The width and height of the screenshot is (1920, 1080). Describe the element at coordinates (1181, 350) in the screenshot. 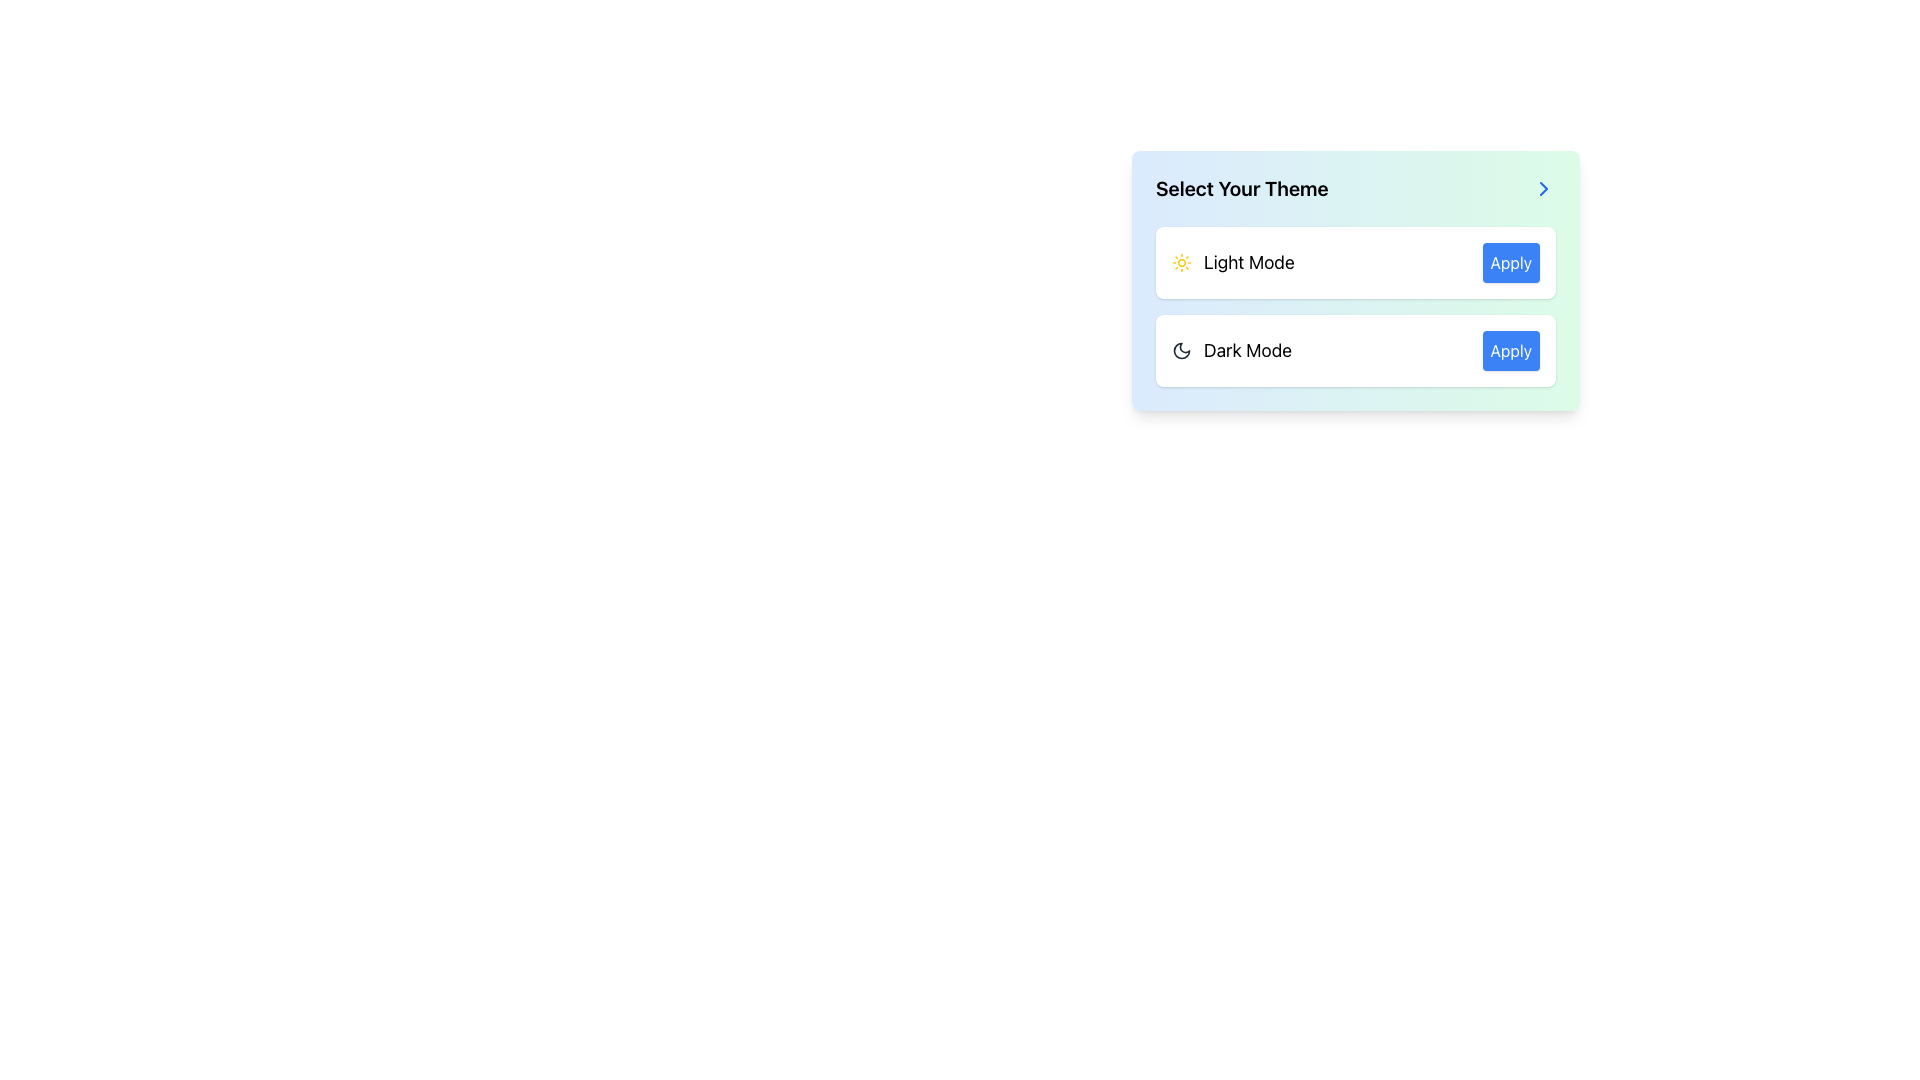

I see `the circular dark gray crescent moon icon representing the 'Dark Mode' option, which is located to the left of the 'Dark Mode' text` at that location.